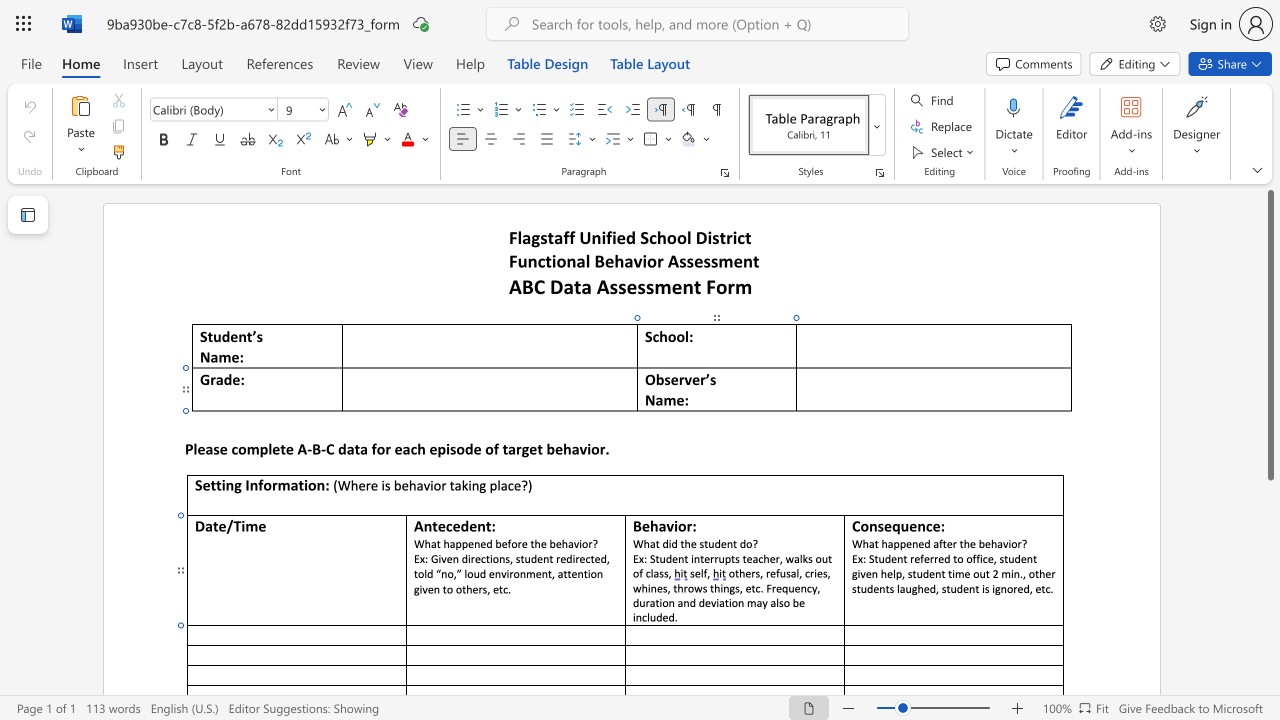  Describe the element at coordinates (912, 525) in the screenshot. I see `the 2th character "e" in the text` at that location.